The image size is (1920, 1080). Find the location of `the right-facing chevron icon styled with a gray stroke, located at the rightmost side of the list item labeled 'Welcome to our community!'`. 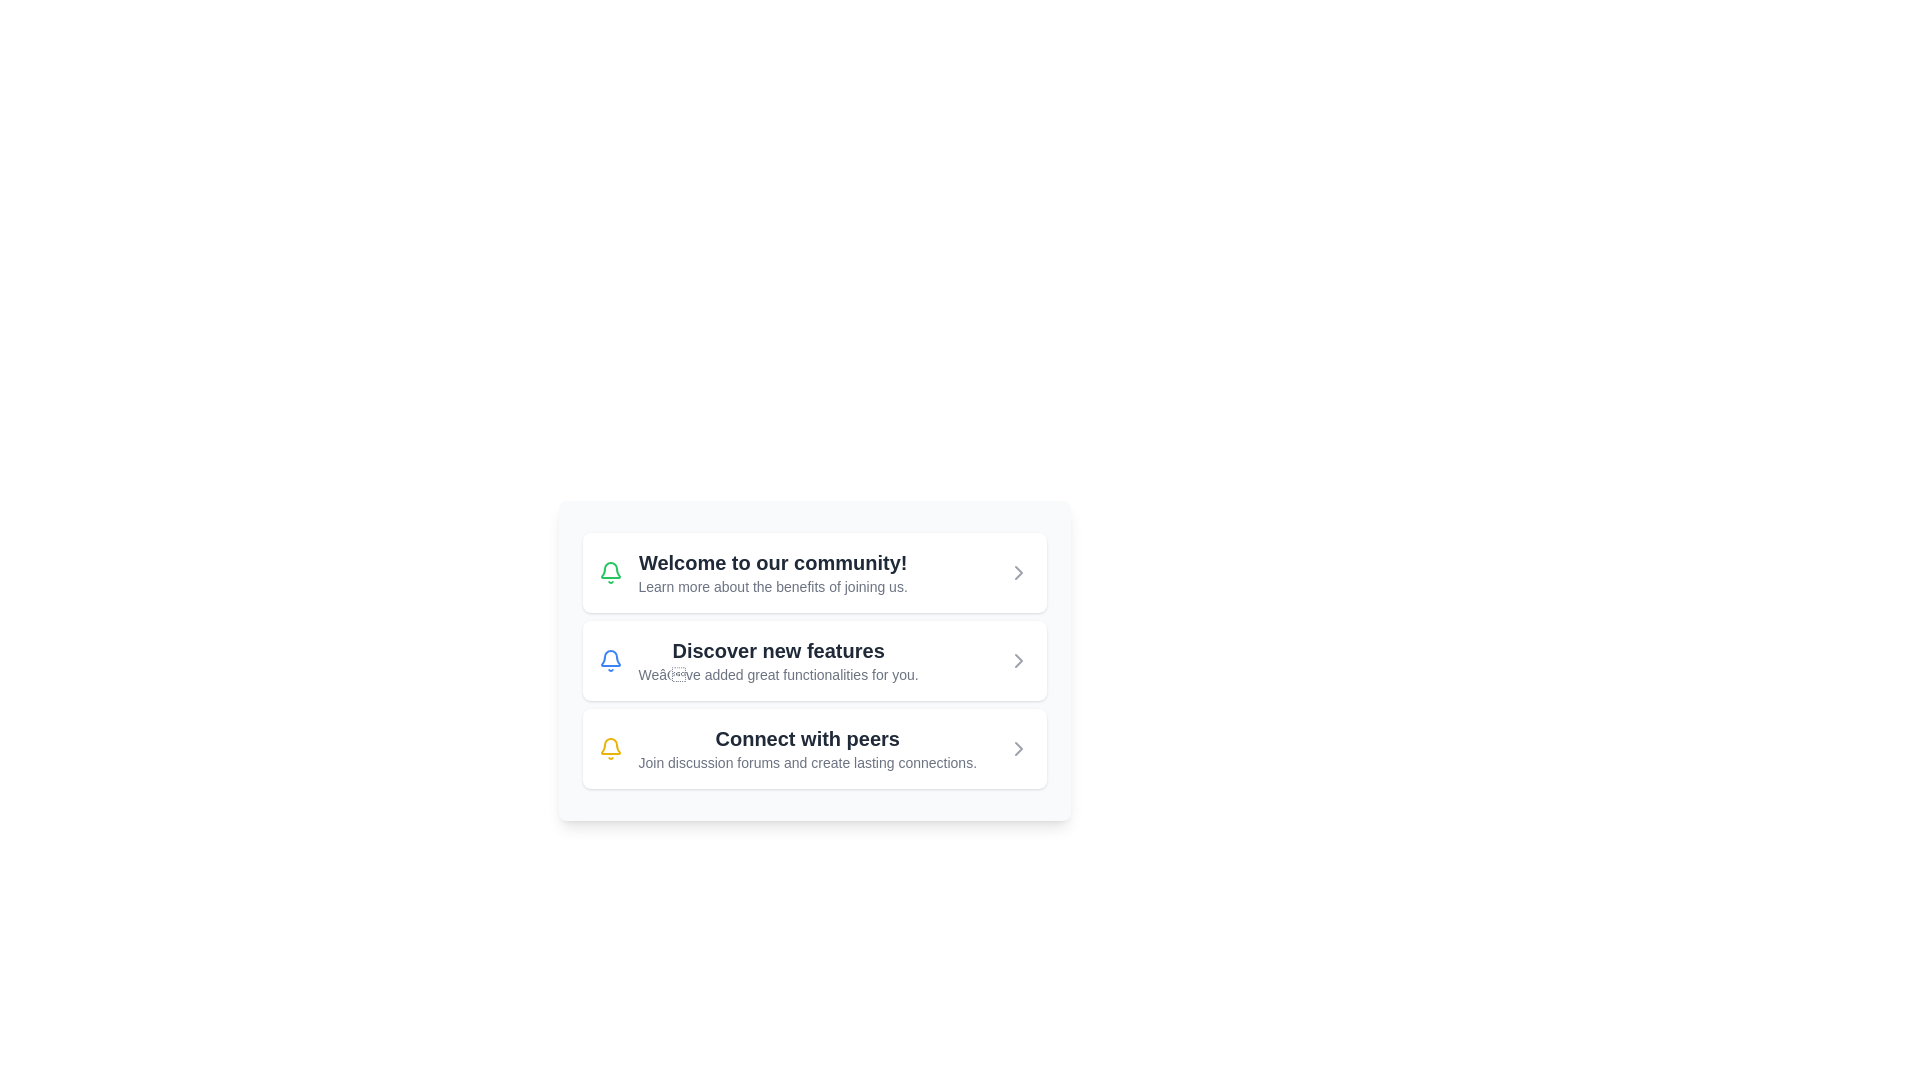

the right-facing chevron icon styled with a gray stroke, located at the rightmost side of the list item labeled 'Welcome to our community!' is located at coordinates (1018, 573).